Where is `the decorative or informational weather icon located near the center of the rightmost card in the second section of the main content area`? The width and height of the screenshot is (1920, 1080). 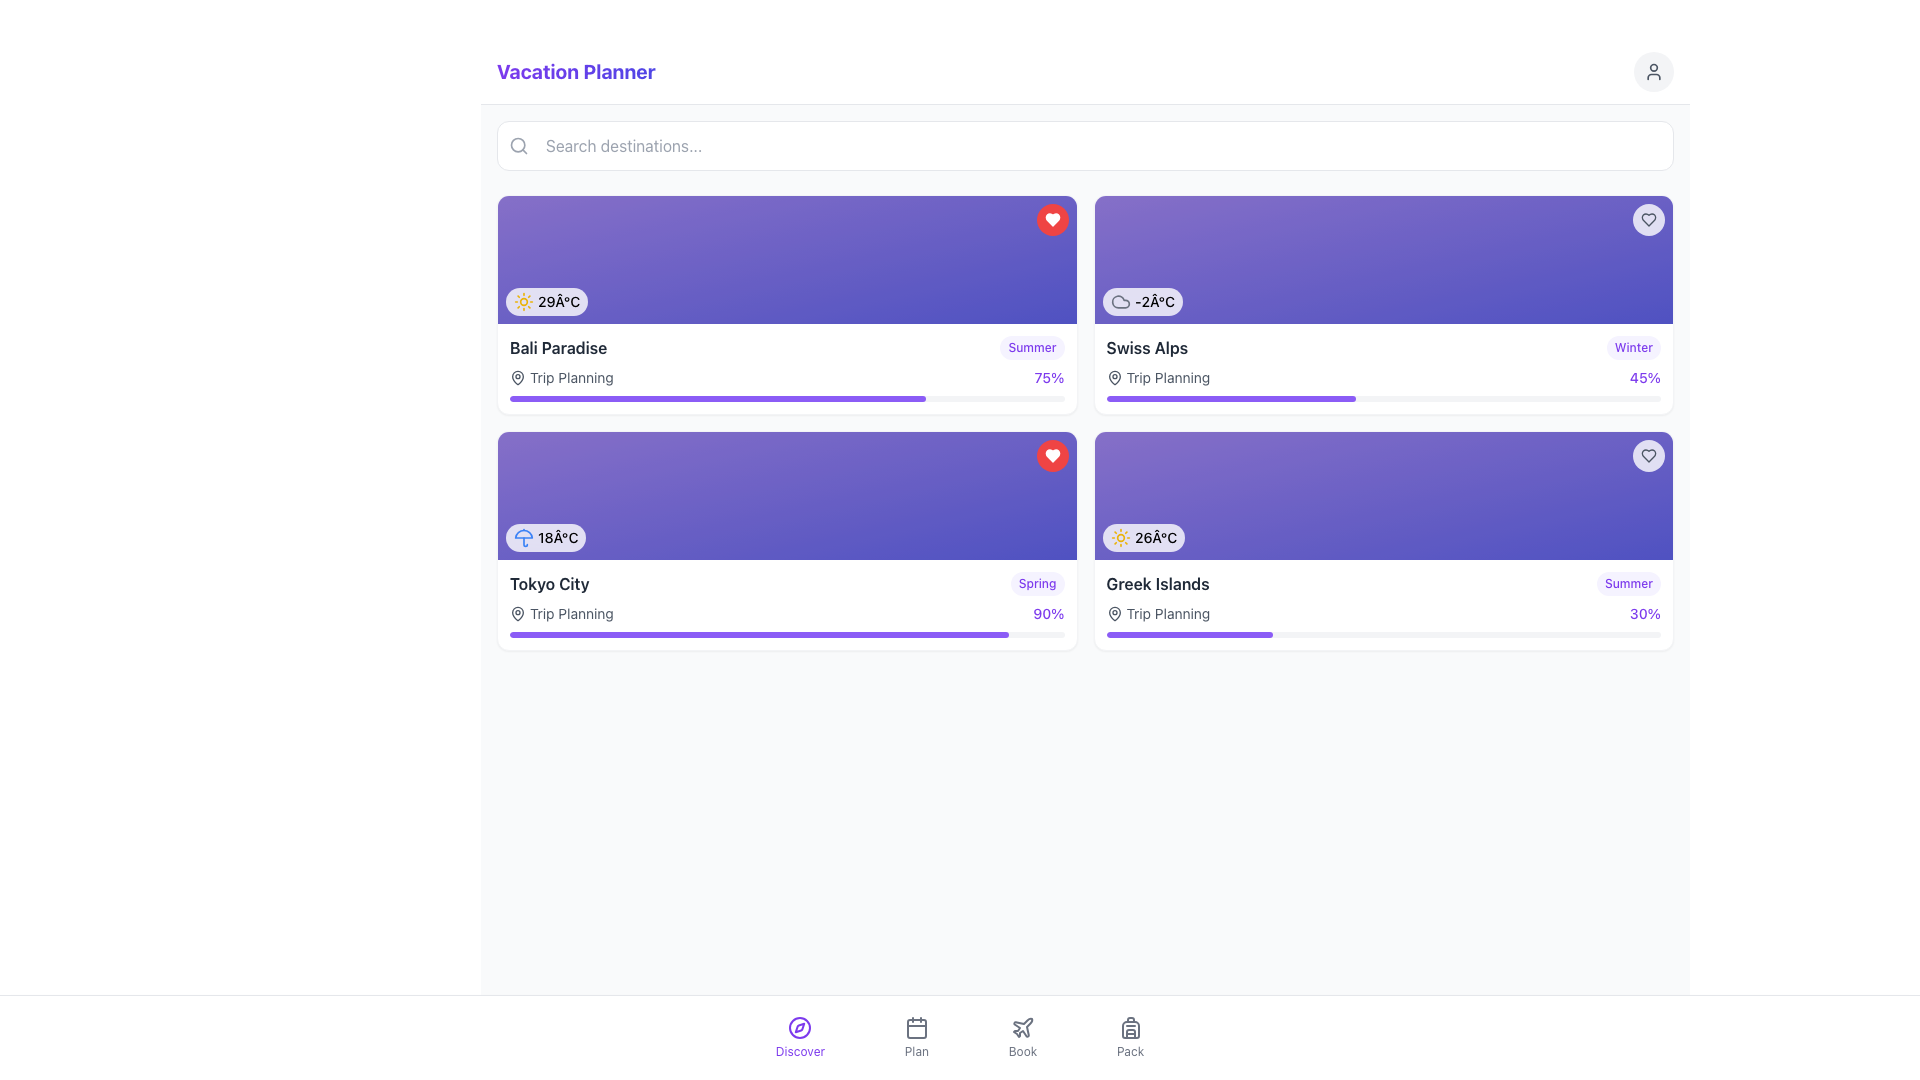 the decorative or informational weather icon located near the center of the rightmost card in the second section of the main content area is located at coordinates (1120, 301).